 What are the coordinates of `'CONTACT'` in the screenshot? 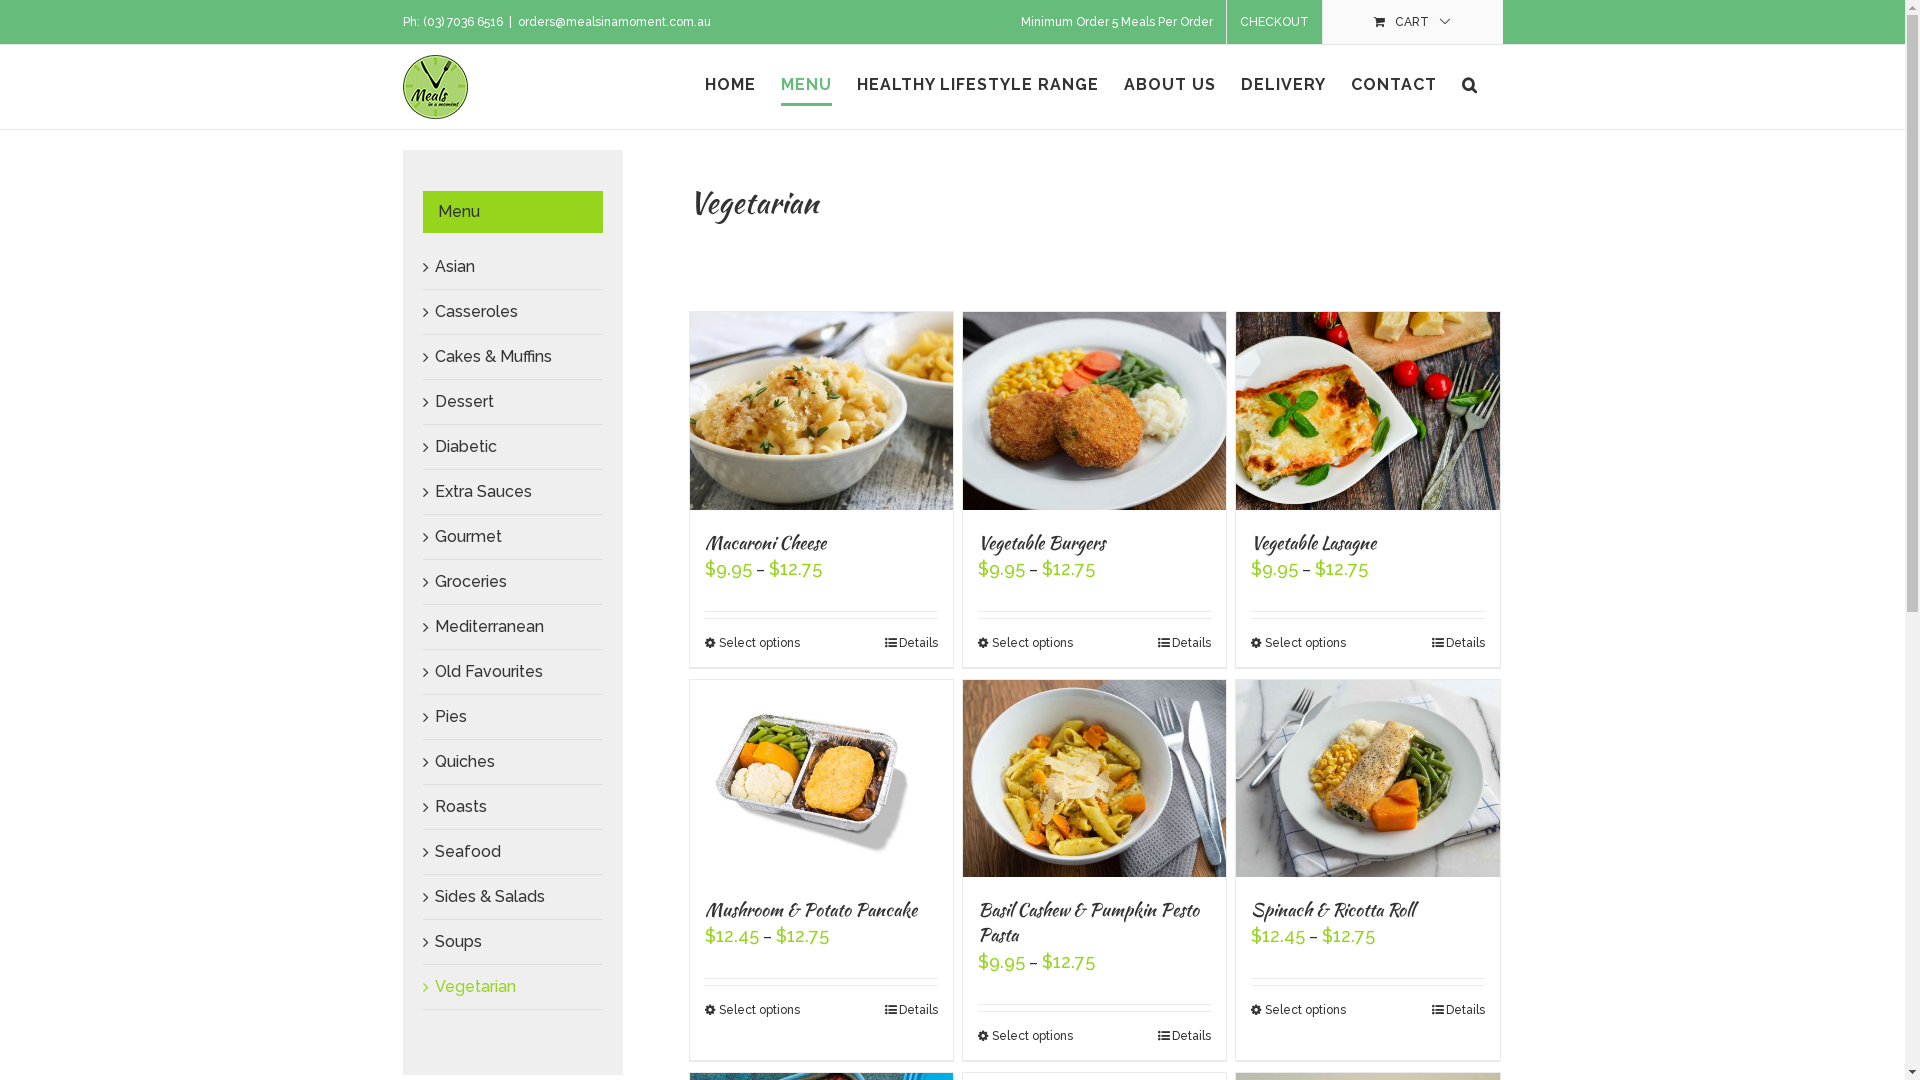 It's located at (1391, 83).